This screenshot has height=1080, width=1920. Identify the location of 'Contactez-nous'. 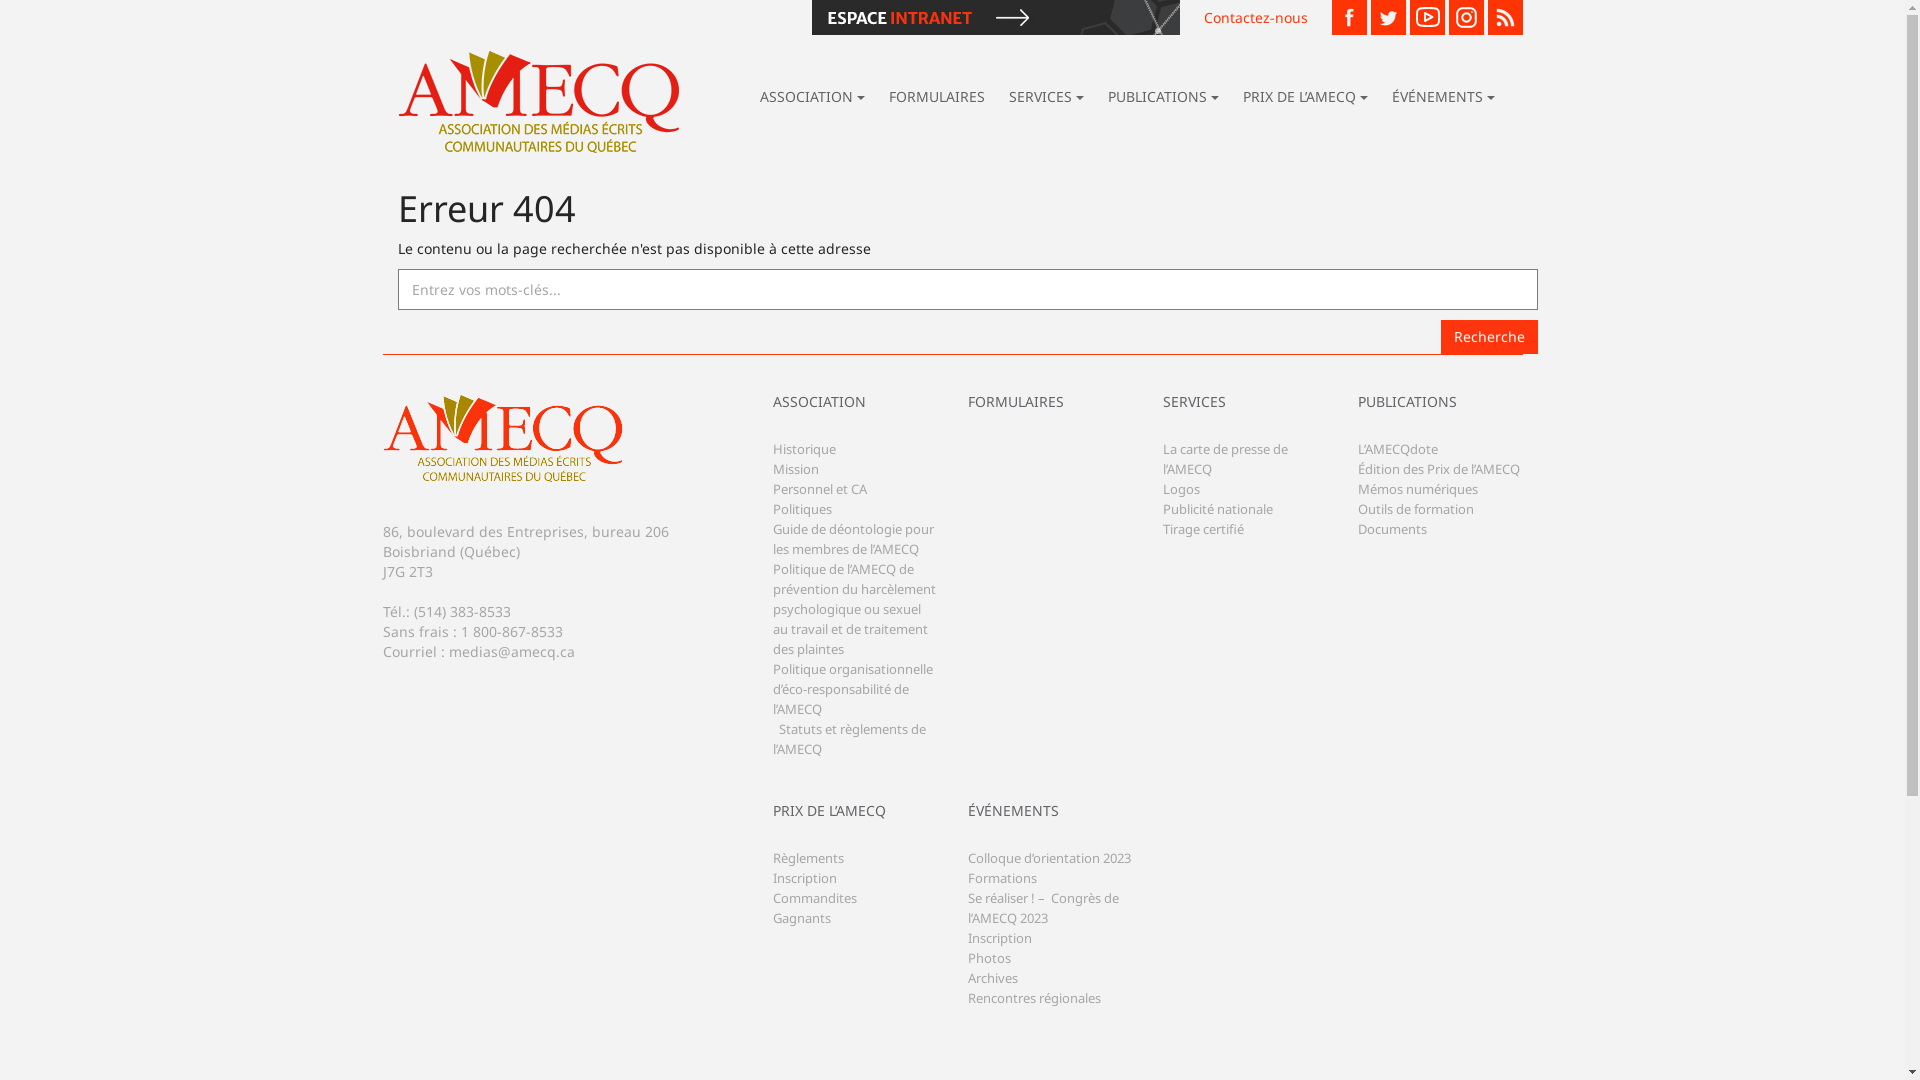
(1255, 17).